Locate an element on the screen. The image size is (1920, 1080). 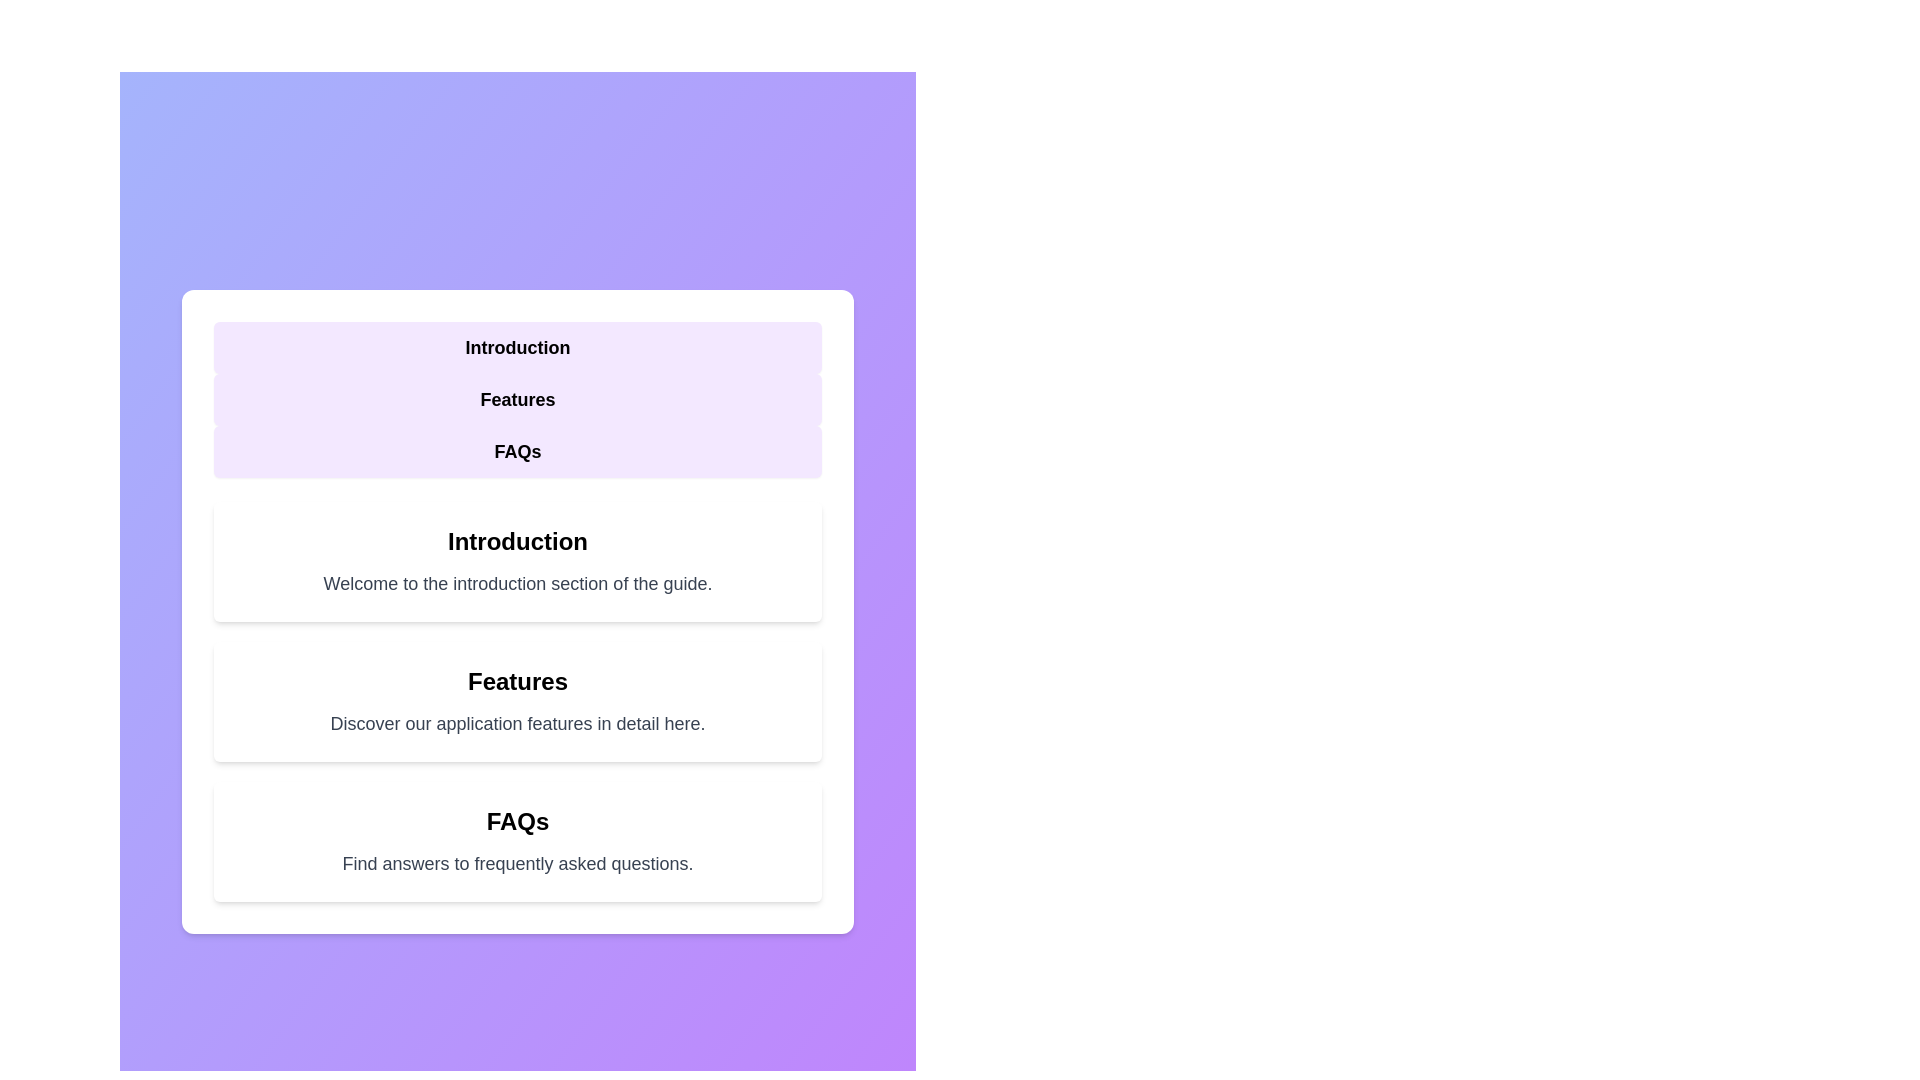
the 'Introduction' navigation button, which is the first of three vertically arranged buttons is located at coordinates (518, 346).